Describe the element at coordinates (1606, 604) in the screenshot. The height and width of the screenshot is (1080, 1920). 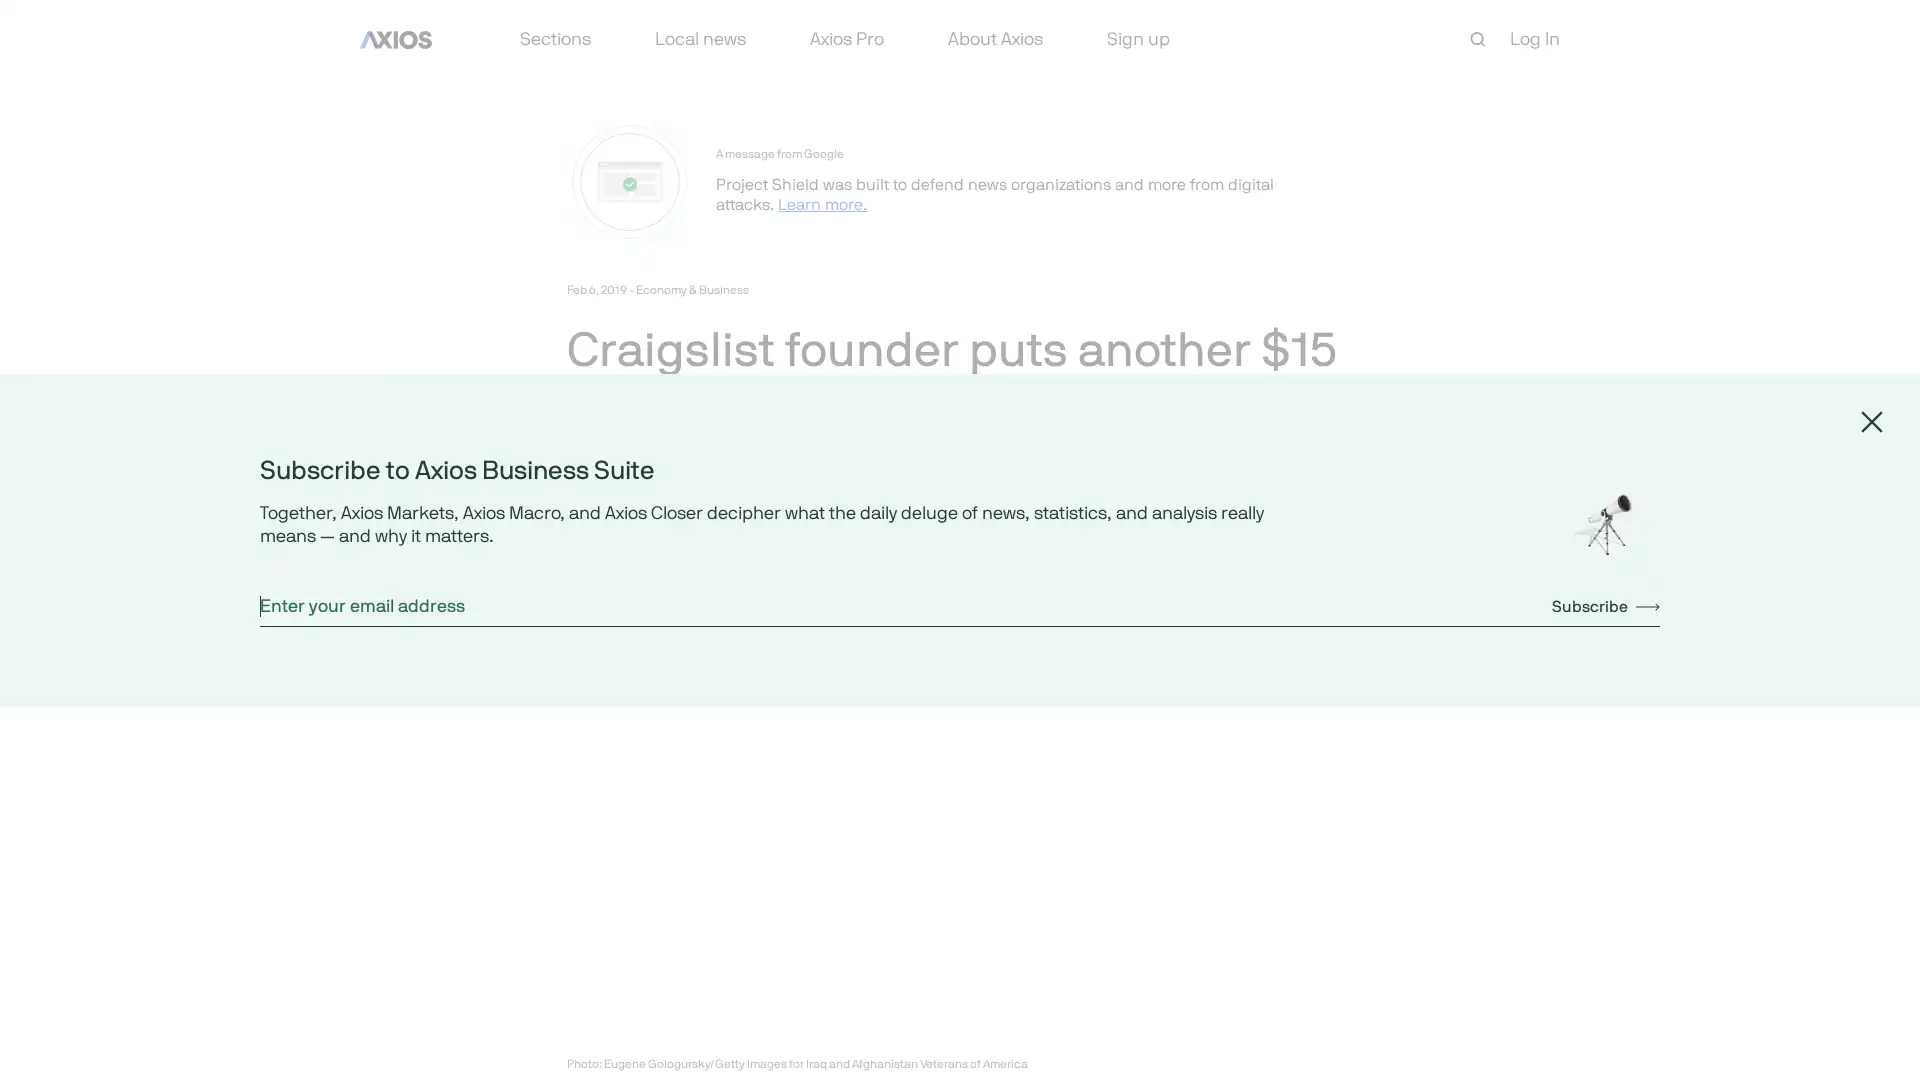
I see `Subscribe` at that location.